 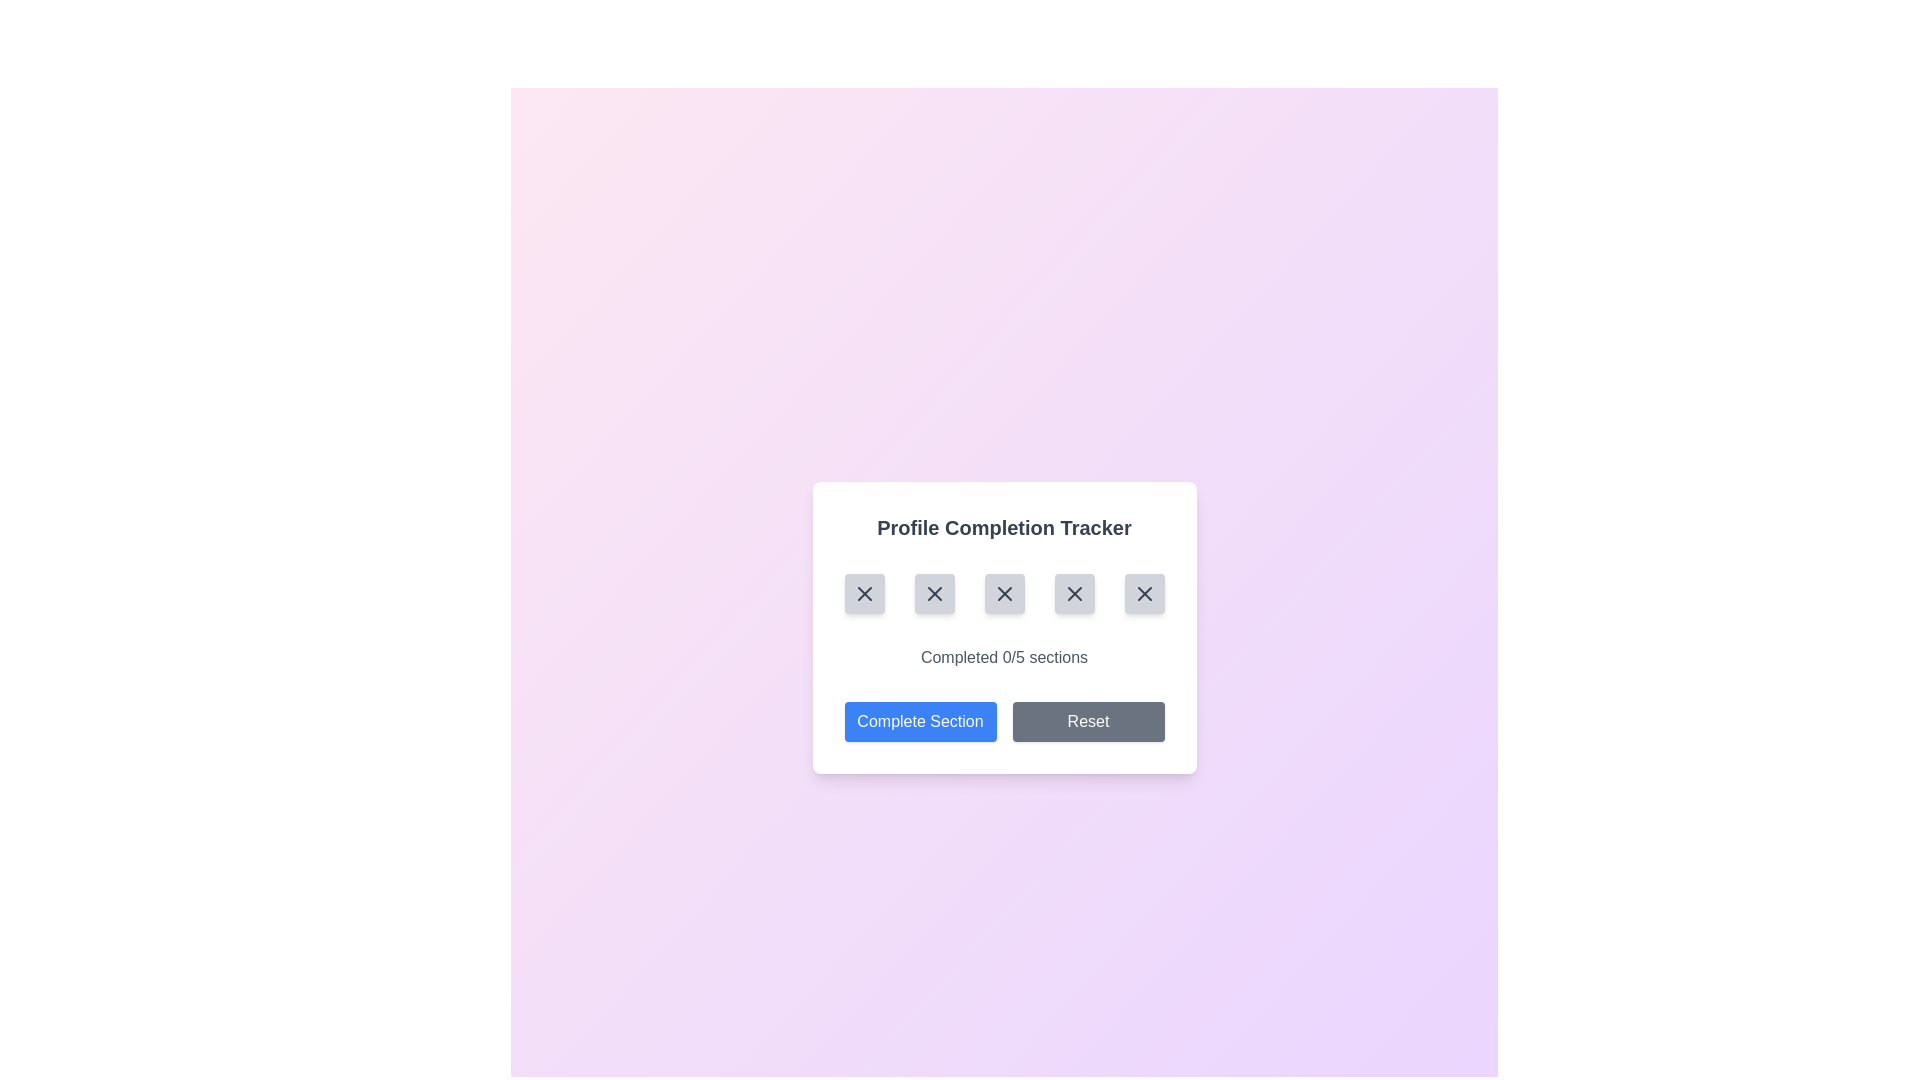 I want to click on the fourth interactive button with a gray background and an 'X' icon to interact with it, so click(x=1073, y=593).